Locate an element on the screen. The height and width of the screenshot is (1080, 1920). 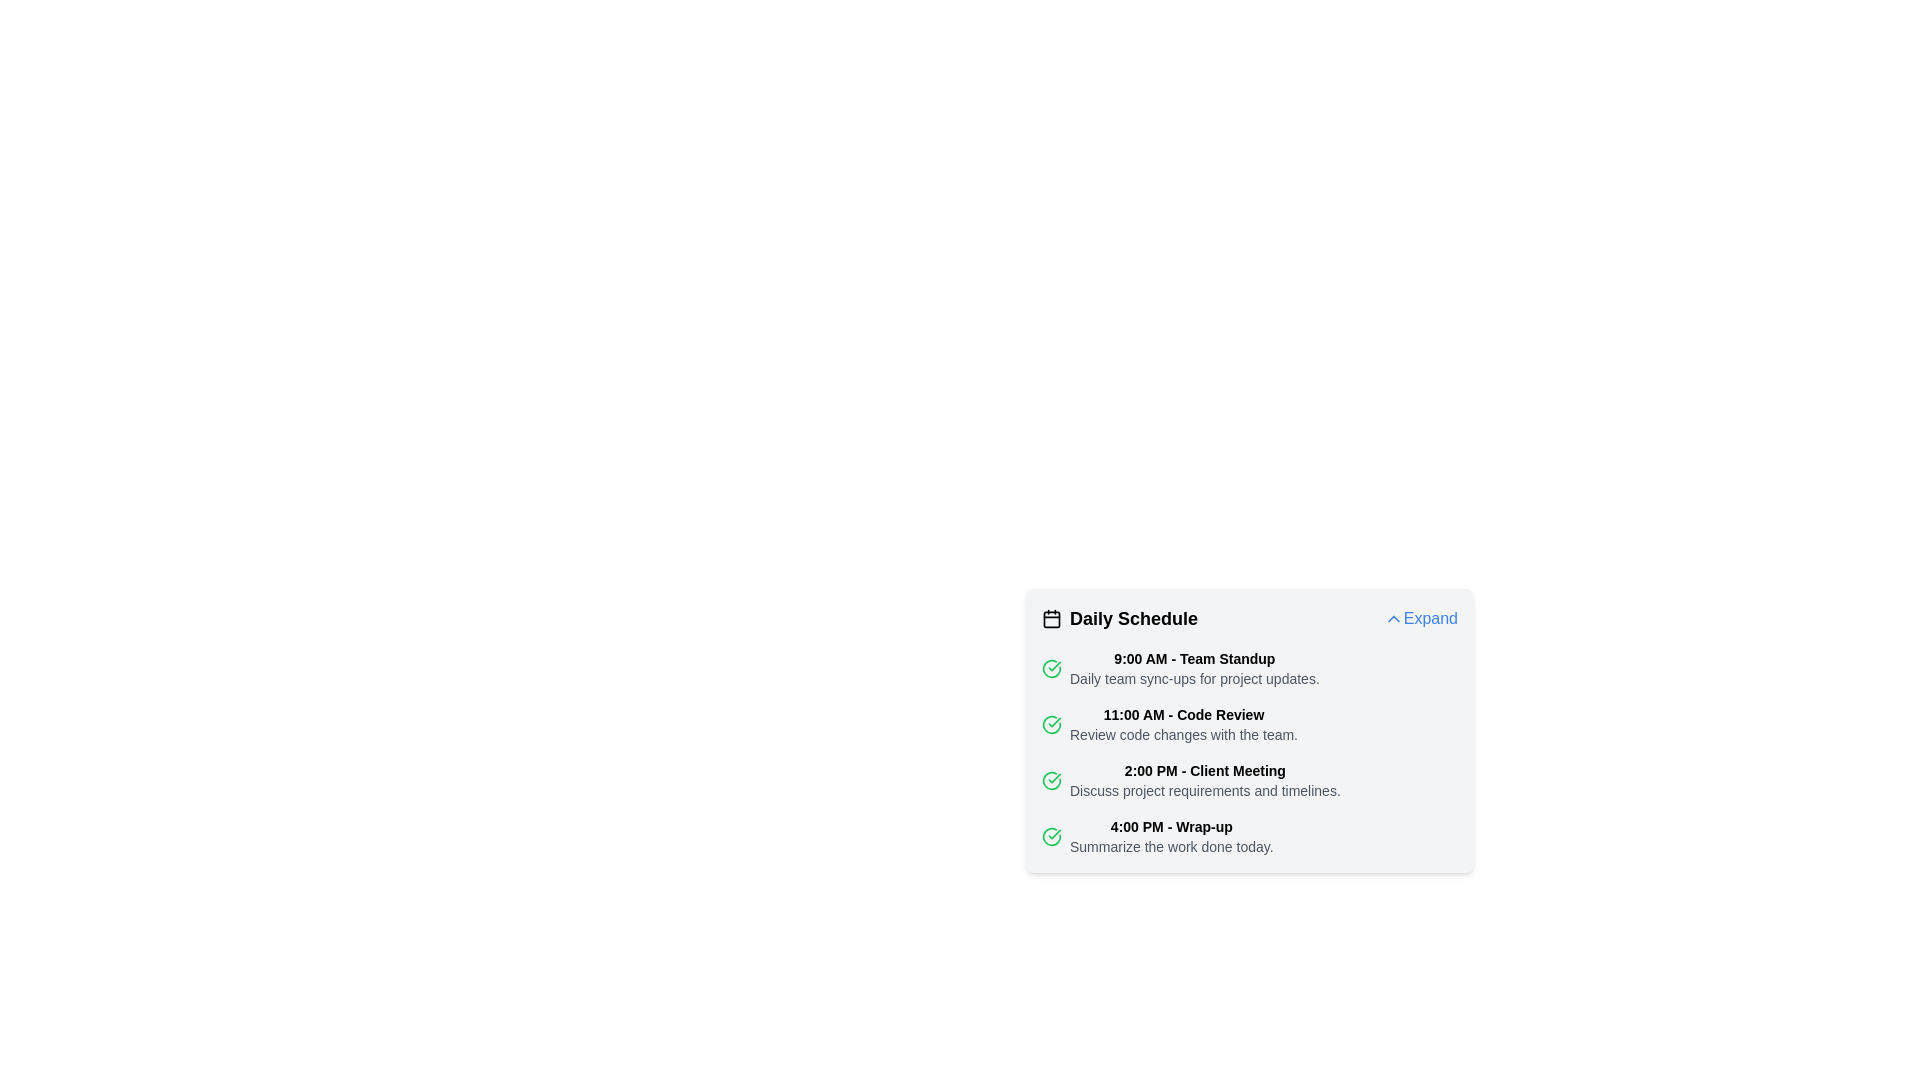
the first entry of the 'Daily Schedule' list which describes the scheduled event for '9:00 AM Team Standup' to interact with contextual elements is located at coordinates (1194, 668).